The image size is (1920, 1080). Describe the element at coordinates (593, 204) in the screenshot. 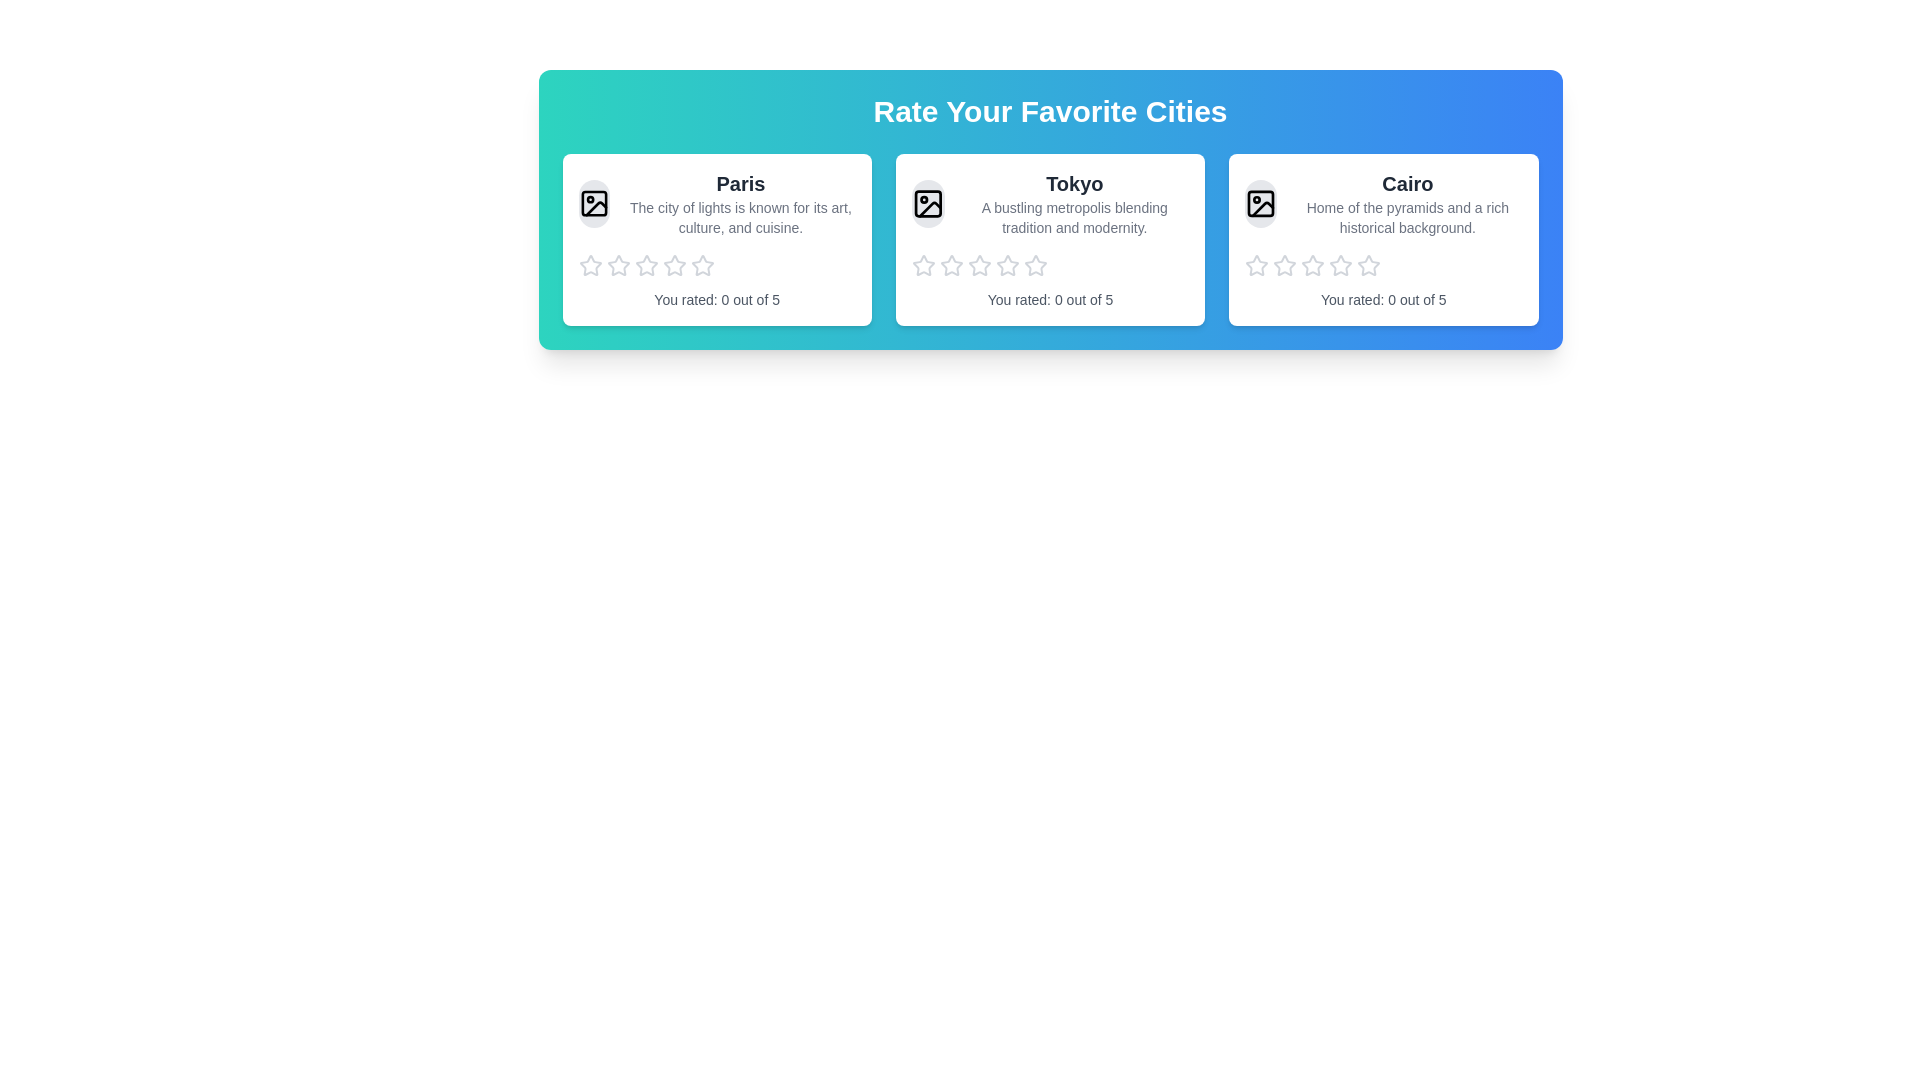

I see `the small rectangular element with rounded corners located inside the circular icon in the top left quadrant of the card labeled 'Paris'` at that location.